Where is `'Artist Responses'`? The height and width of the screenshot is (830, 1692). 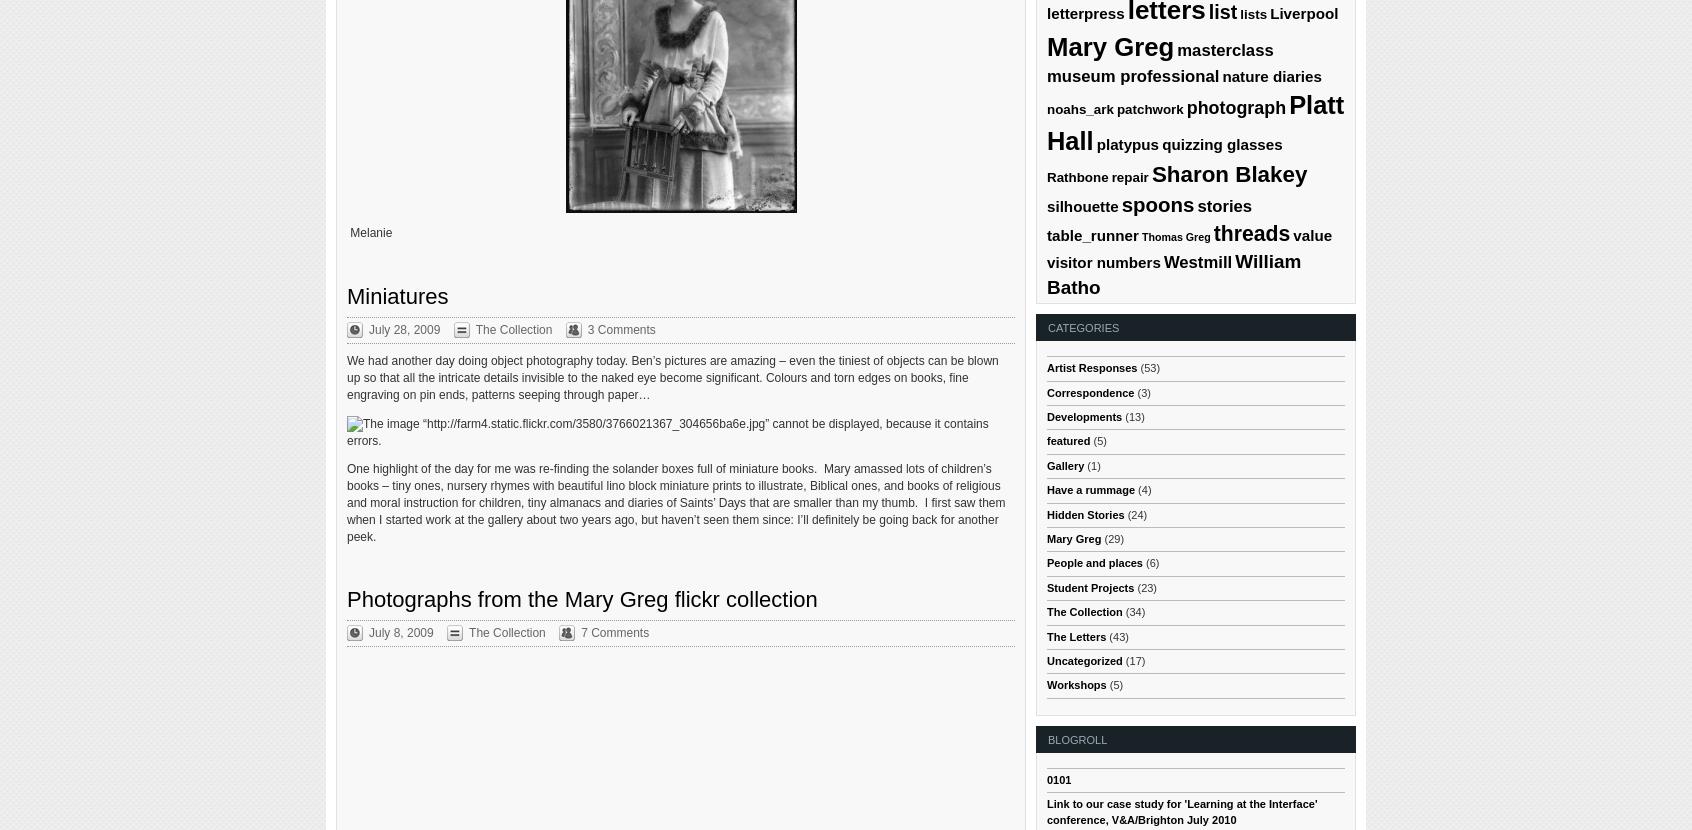 'Artist Responses' is located at coordinates (1092, 368).